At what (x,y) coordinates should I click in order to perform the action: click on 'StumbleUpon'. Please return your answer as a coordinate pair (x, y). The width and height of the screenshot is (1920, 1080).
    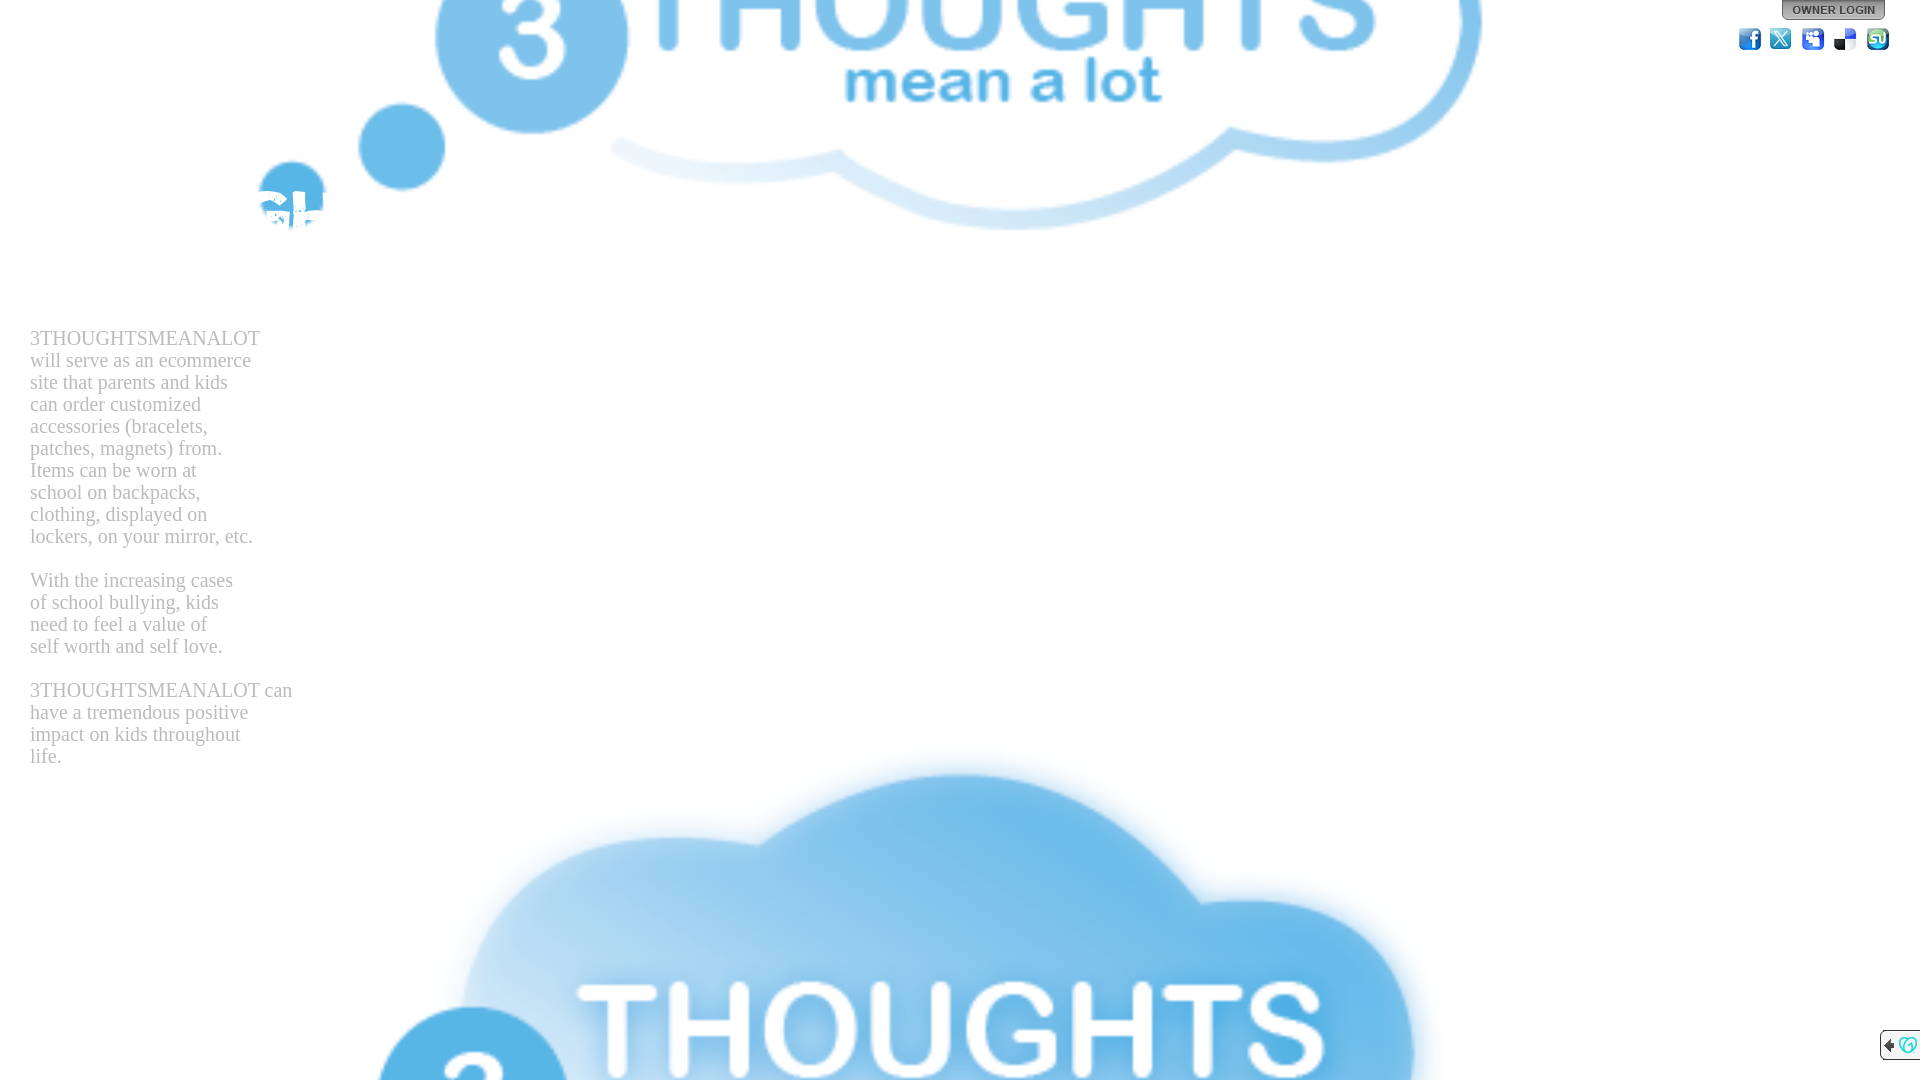
    Looking at the image, I should click on (1876, 38).